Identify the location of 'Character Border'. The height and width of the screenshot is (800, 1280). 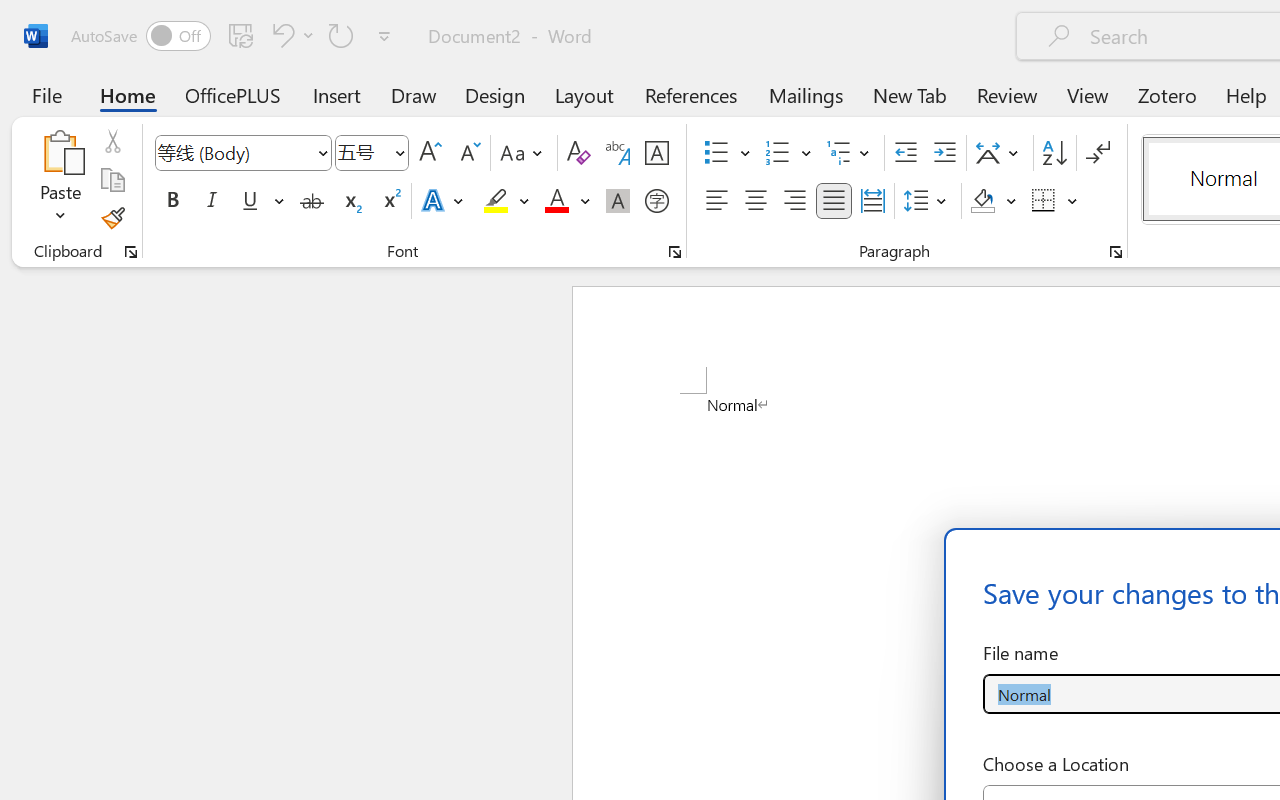
(656, 153).